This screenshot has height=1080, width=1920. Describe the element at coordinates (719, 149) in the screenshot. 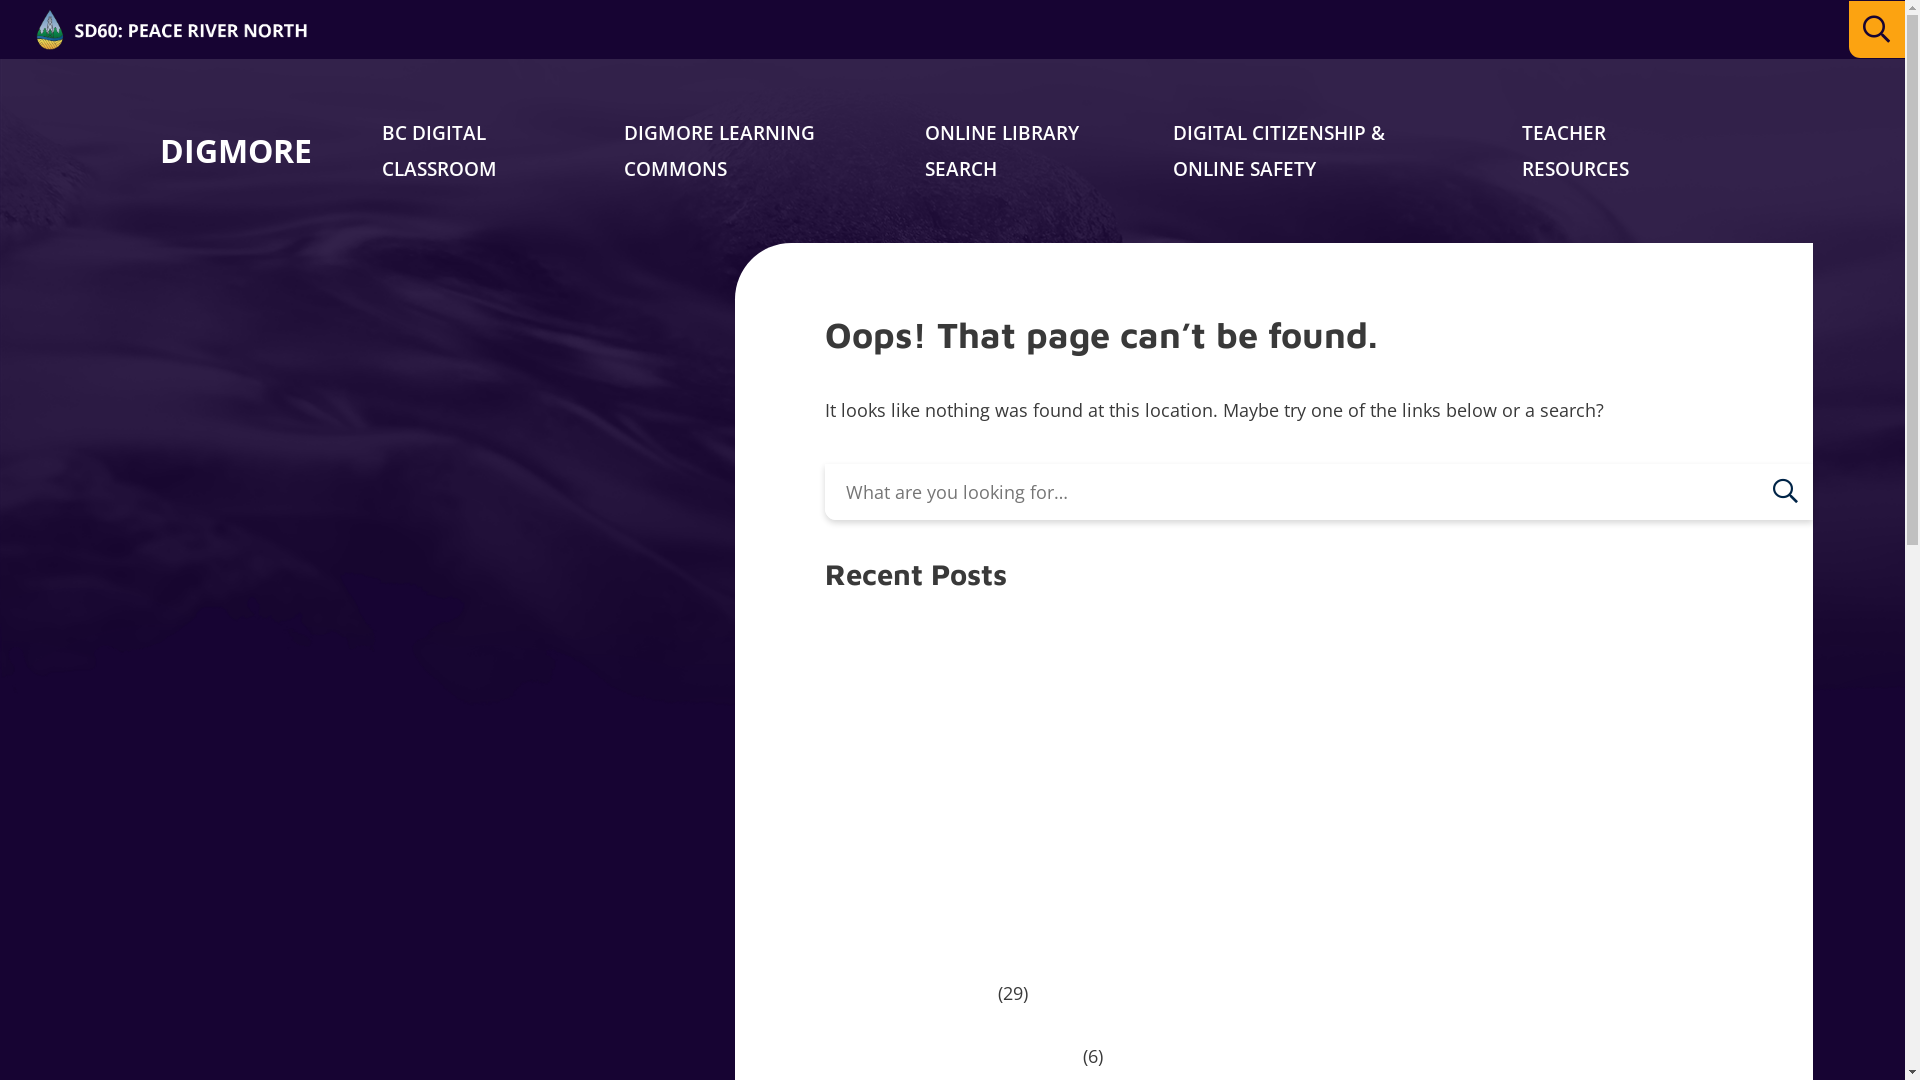

I see `'DIGMORE LEARNING COMMONS'` at that location.